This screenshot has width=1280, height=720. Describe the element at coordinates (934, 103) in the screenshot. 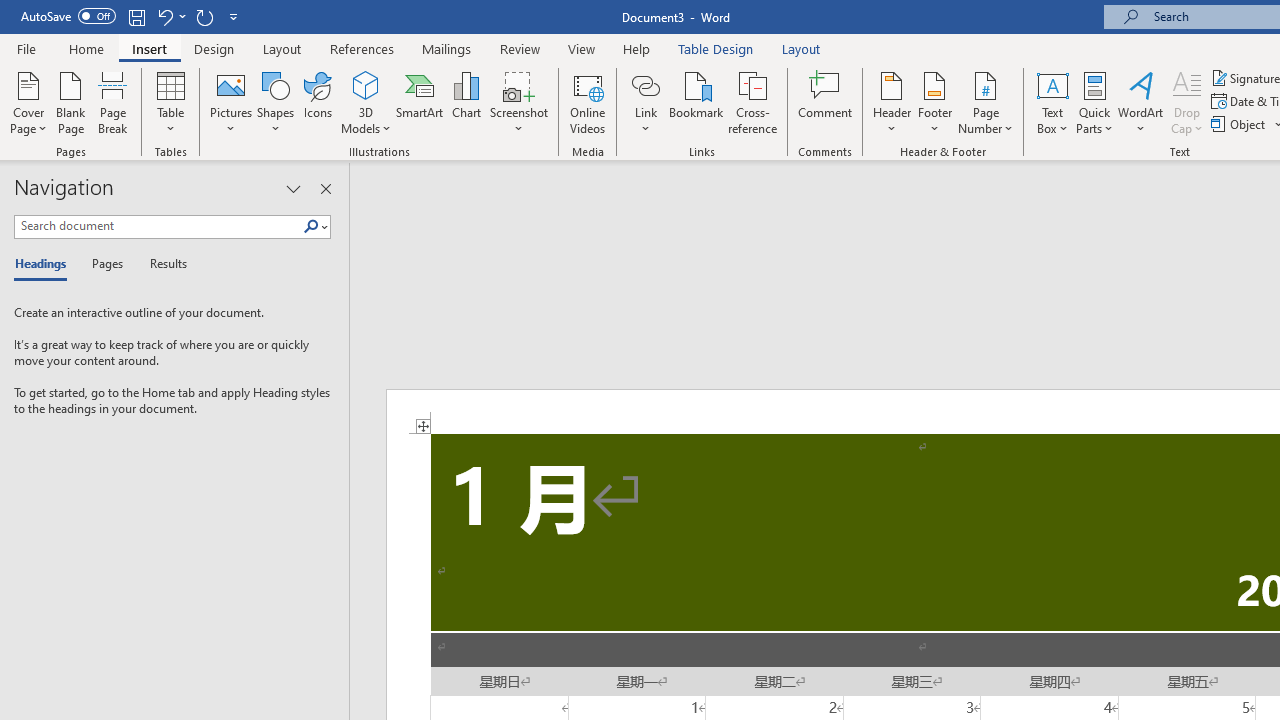

I see `'Footer'` at that location.